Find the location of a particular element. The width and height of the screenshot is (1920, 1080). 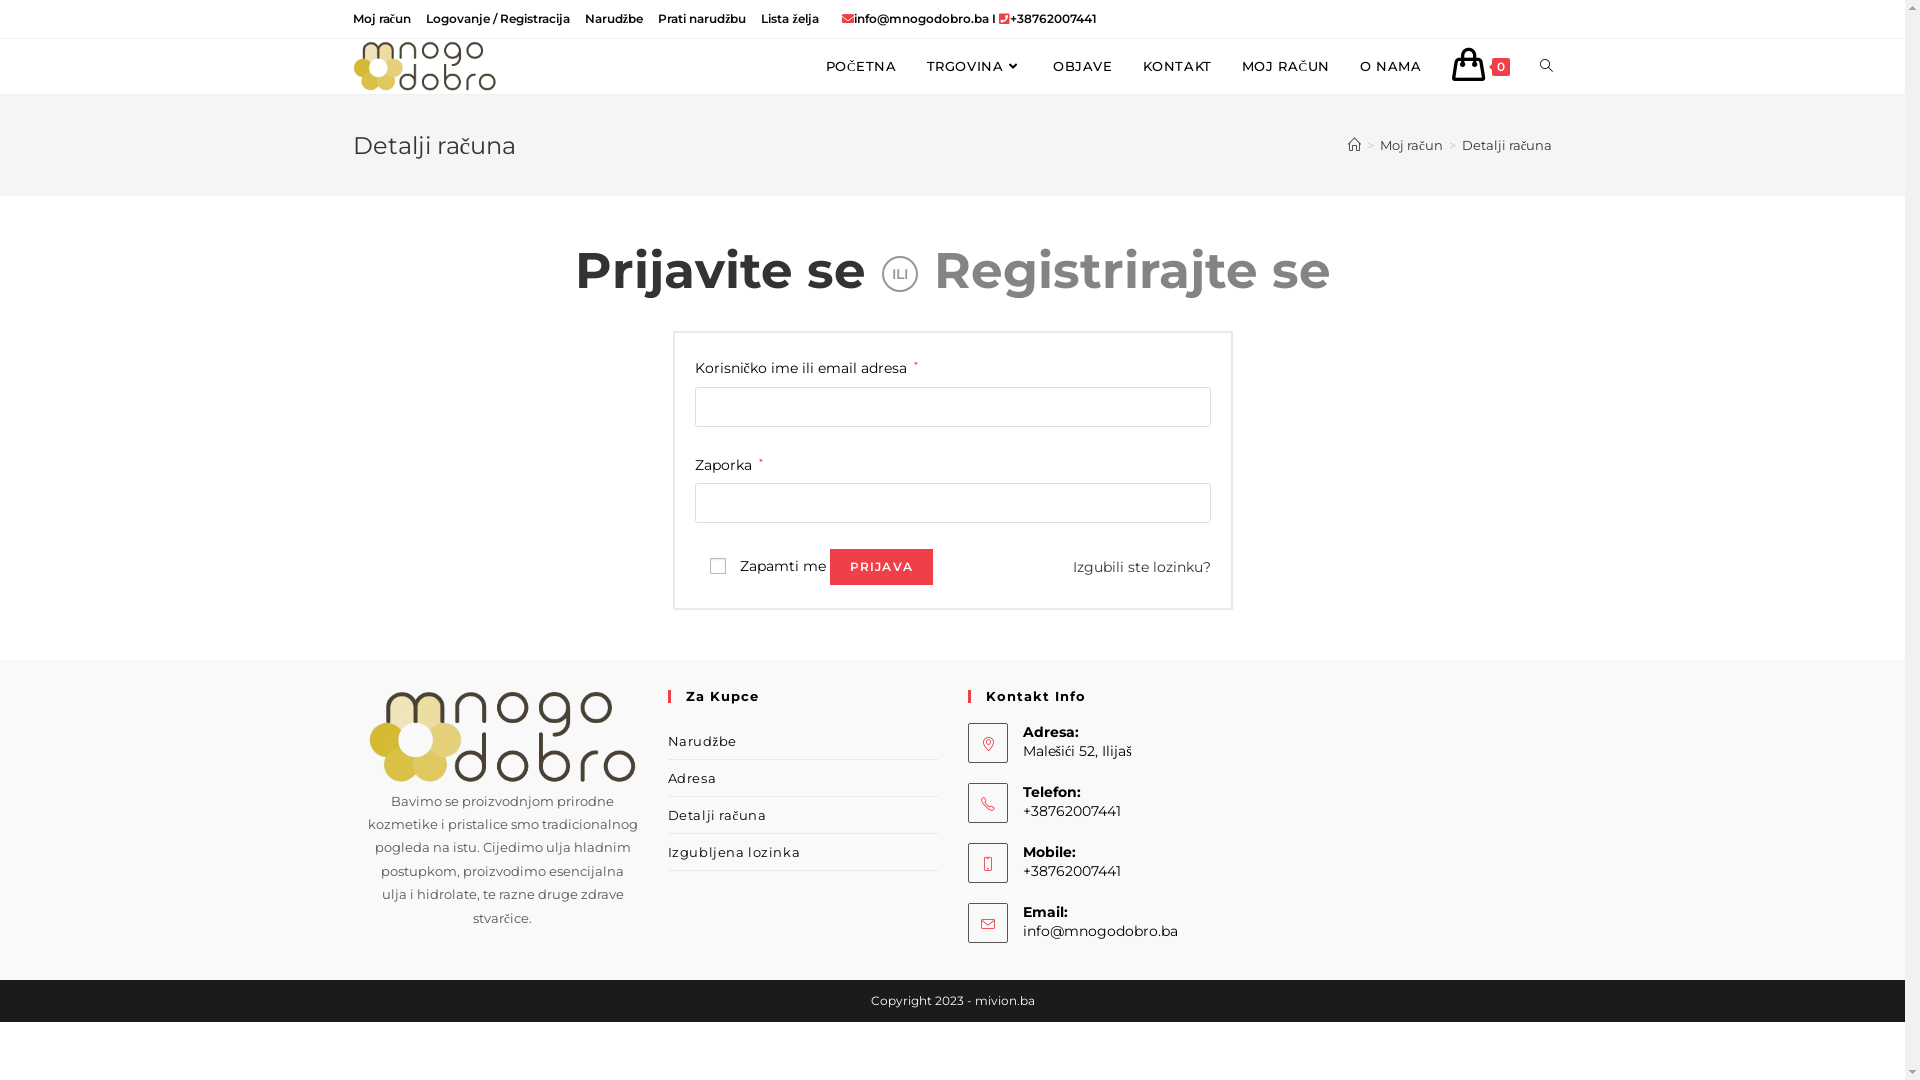

'PRIJAVA' is located at coordinates (830, 567).